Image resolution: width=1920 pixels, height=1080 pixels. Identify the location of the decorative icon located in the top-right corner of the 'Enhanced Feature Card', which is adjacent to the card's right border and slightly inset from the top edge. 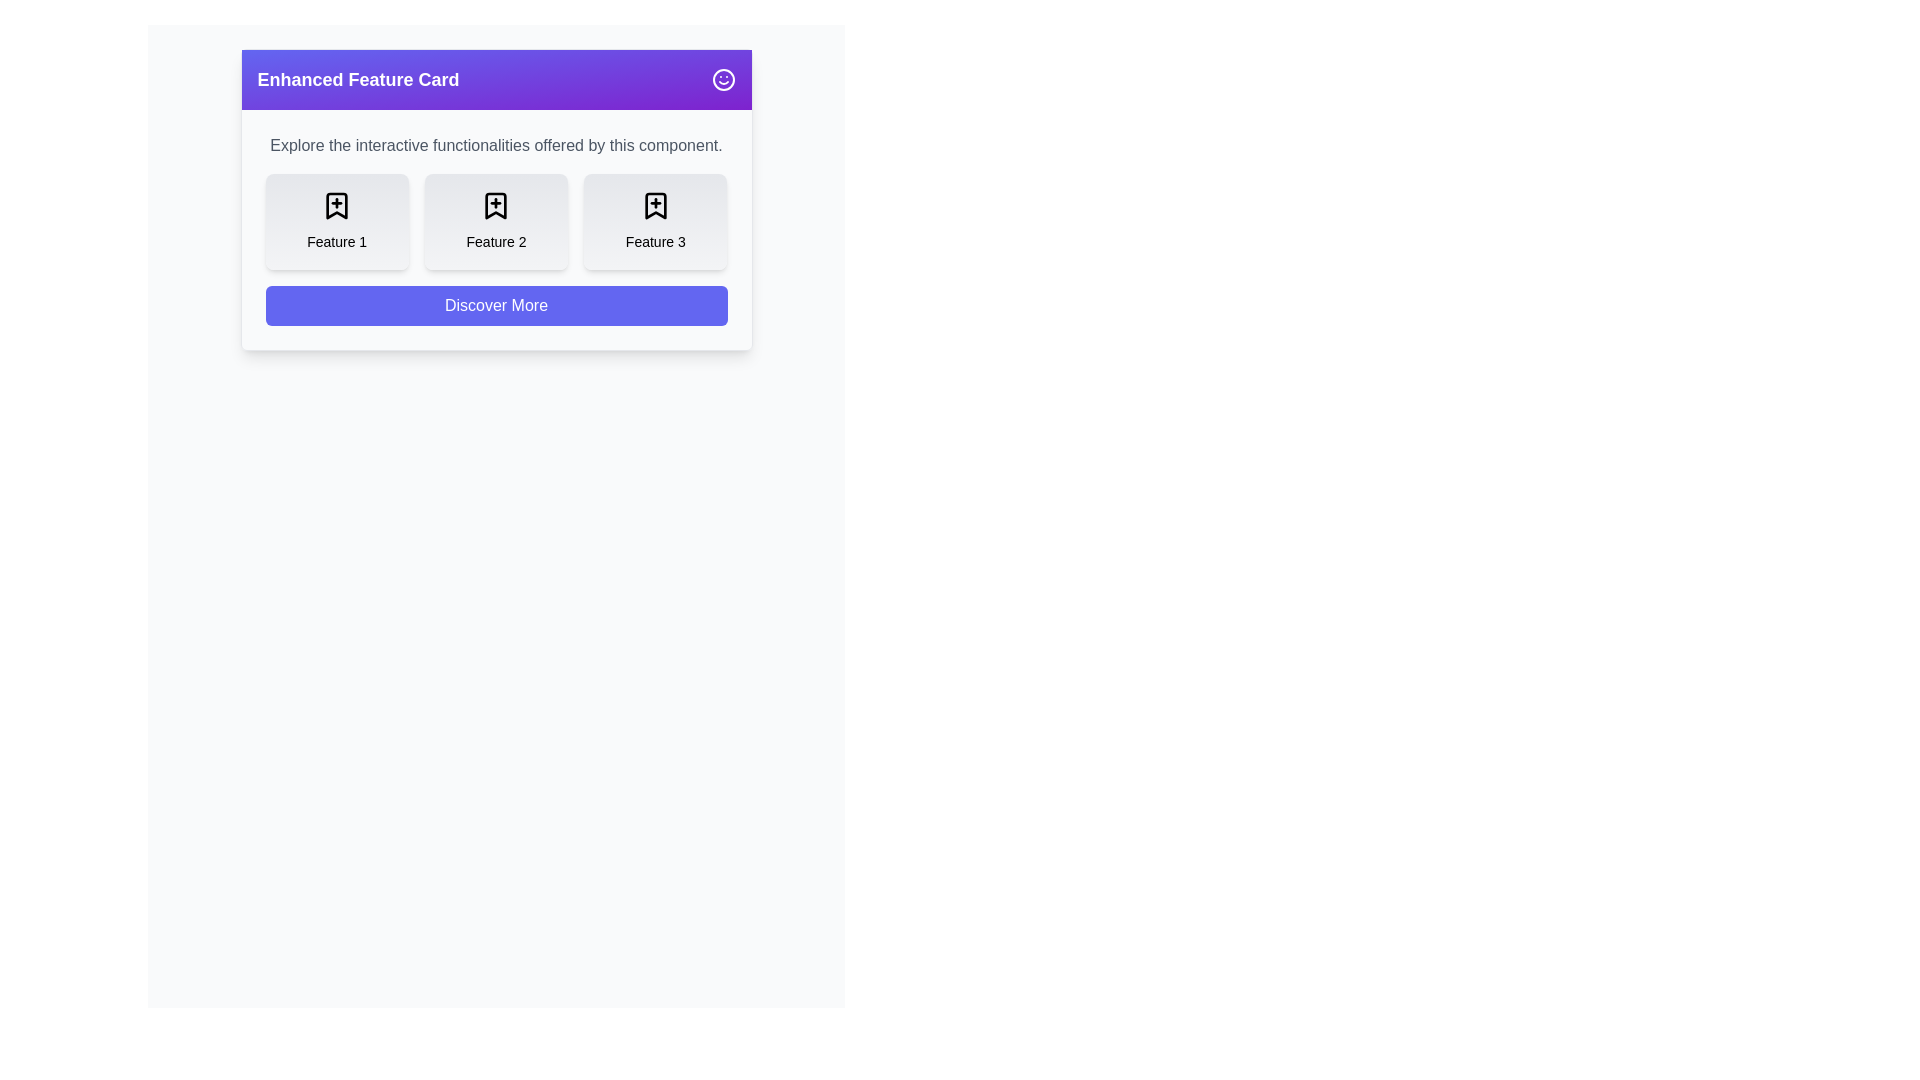
(722, 79).